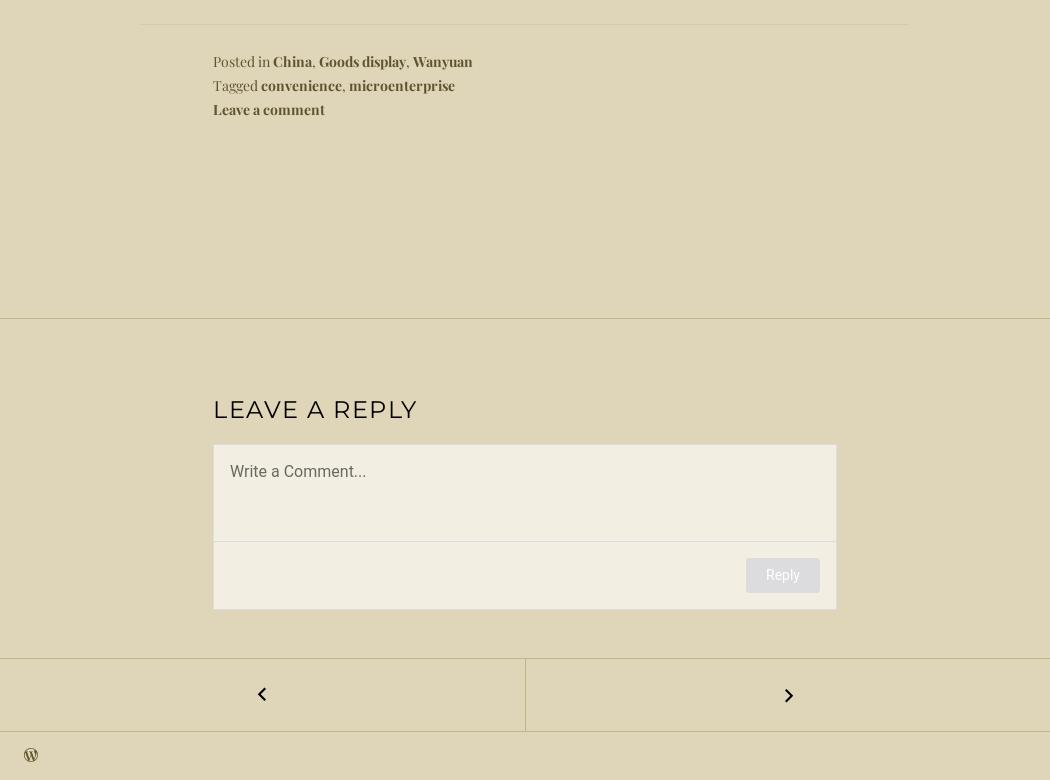 The height and width of the screenshot is (780, 1050). I want to click on 'Reply', so click(782, 574).